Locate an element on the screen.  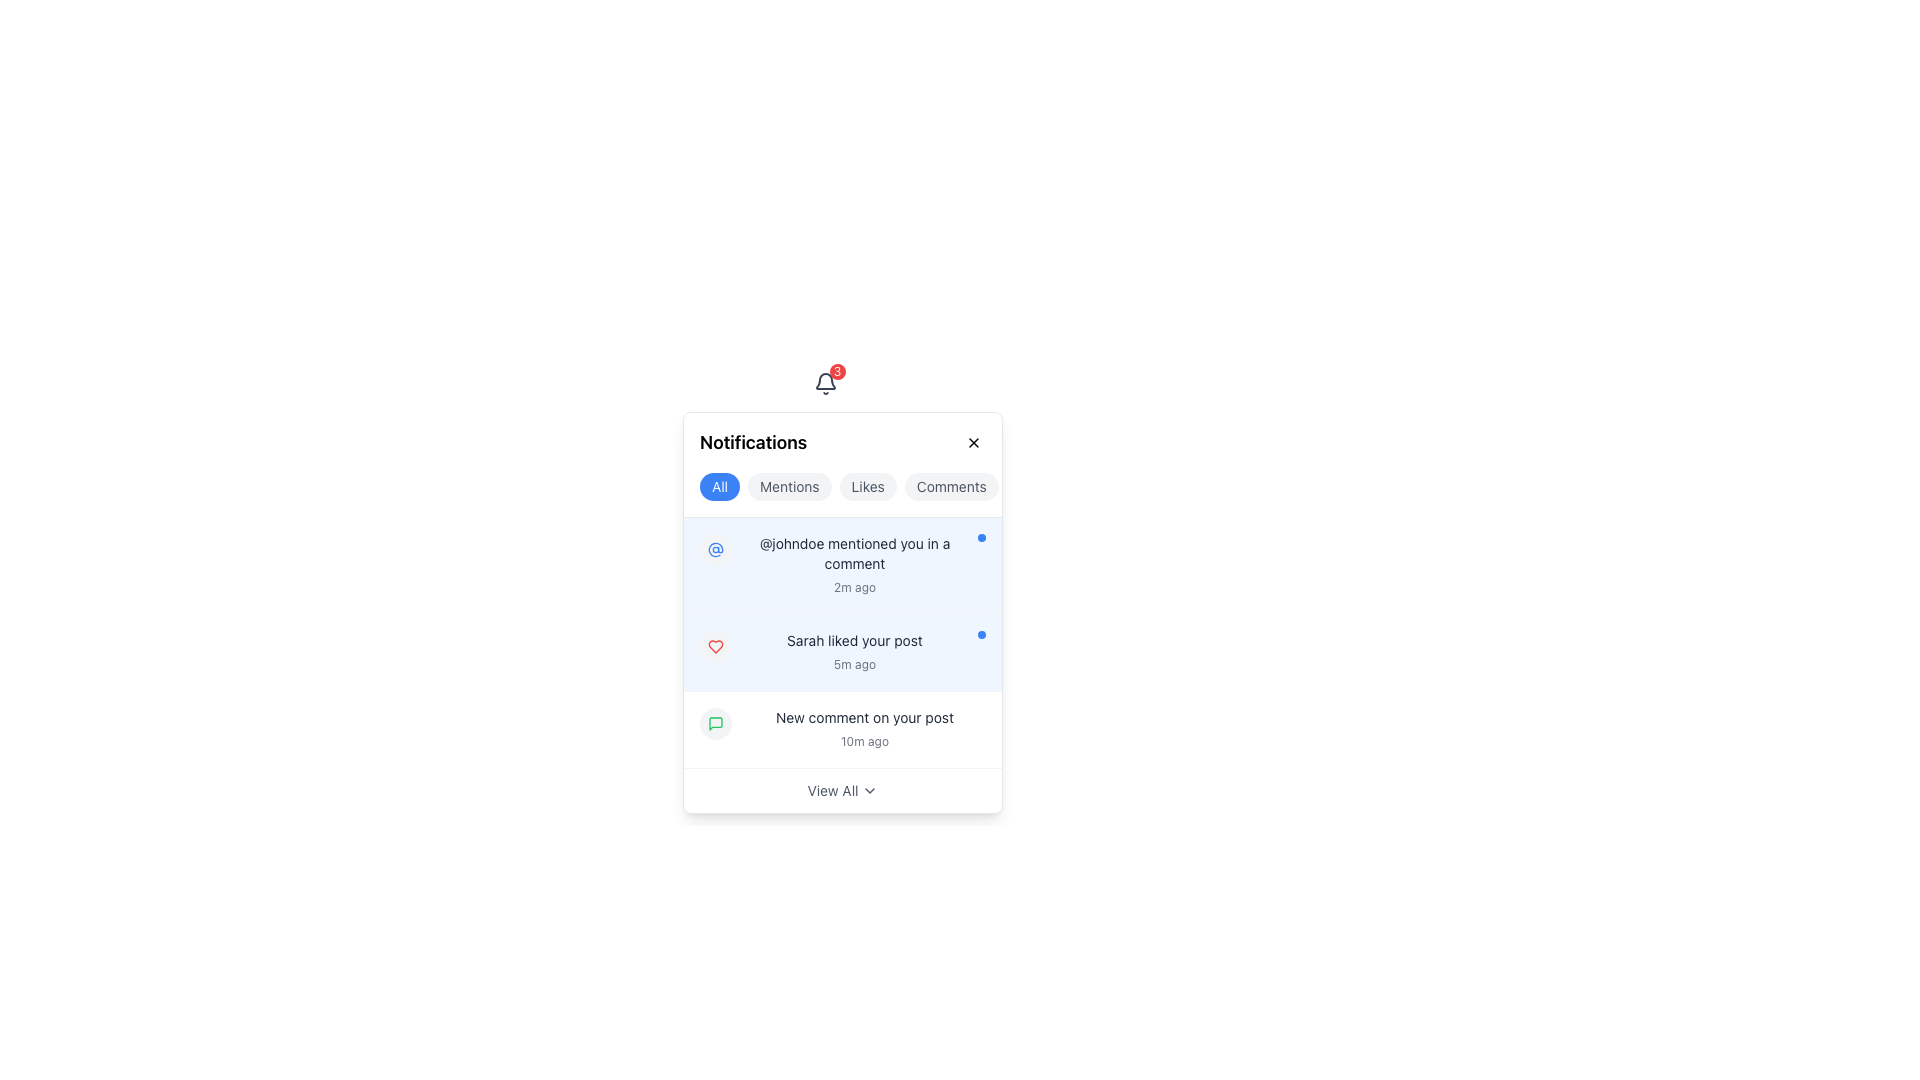
text label displaying '5m ago', which is positioned under the message 'Sarah liked your post' in the notification card is located at coordinates (854, 664).